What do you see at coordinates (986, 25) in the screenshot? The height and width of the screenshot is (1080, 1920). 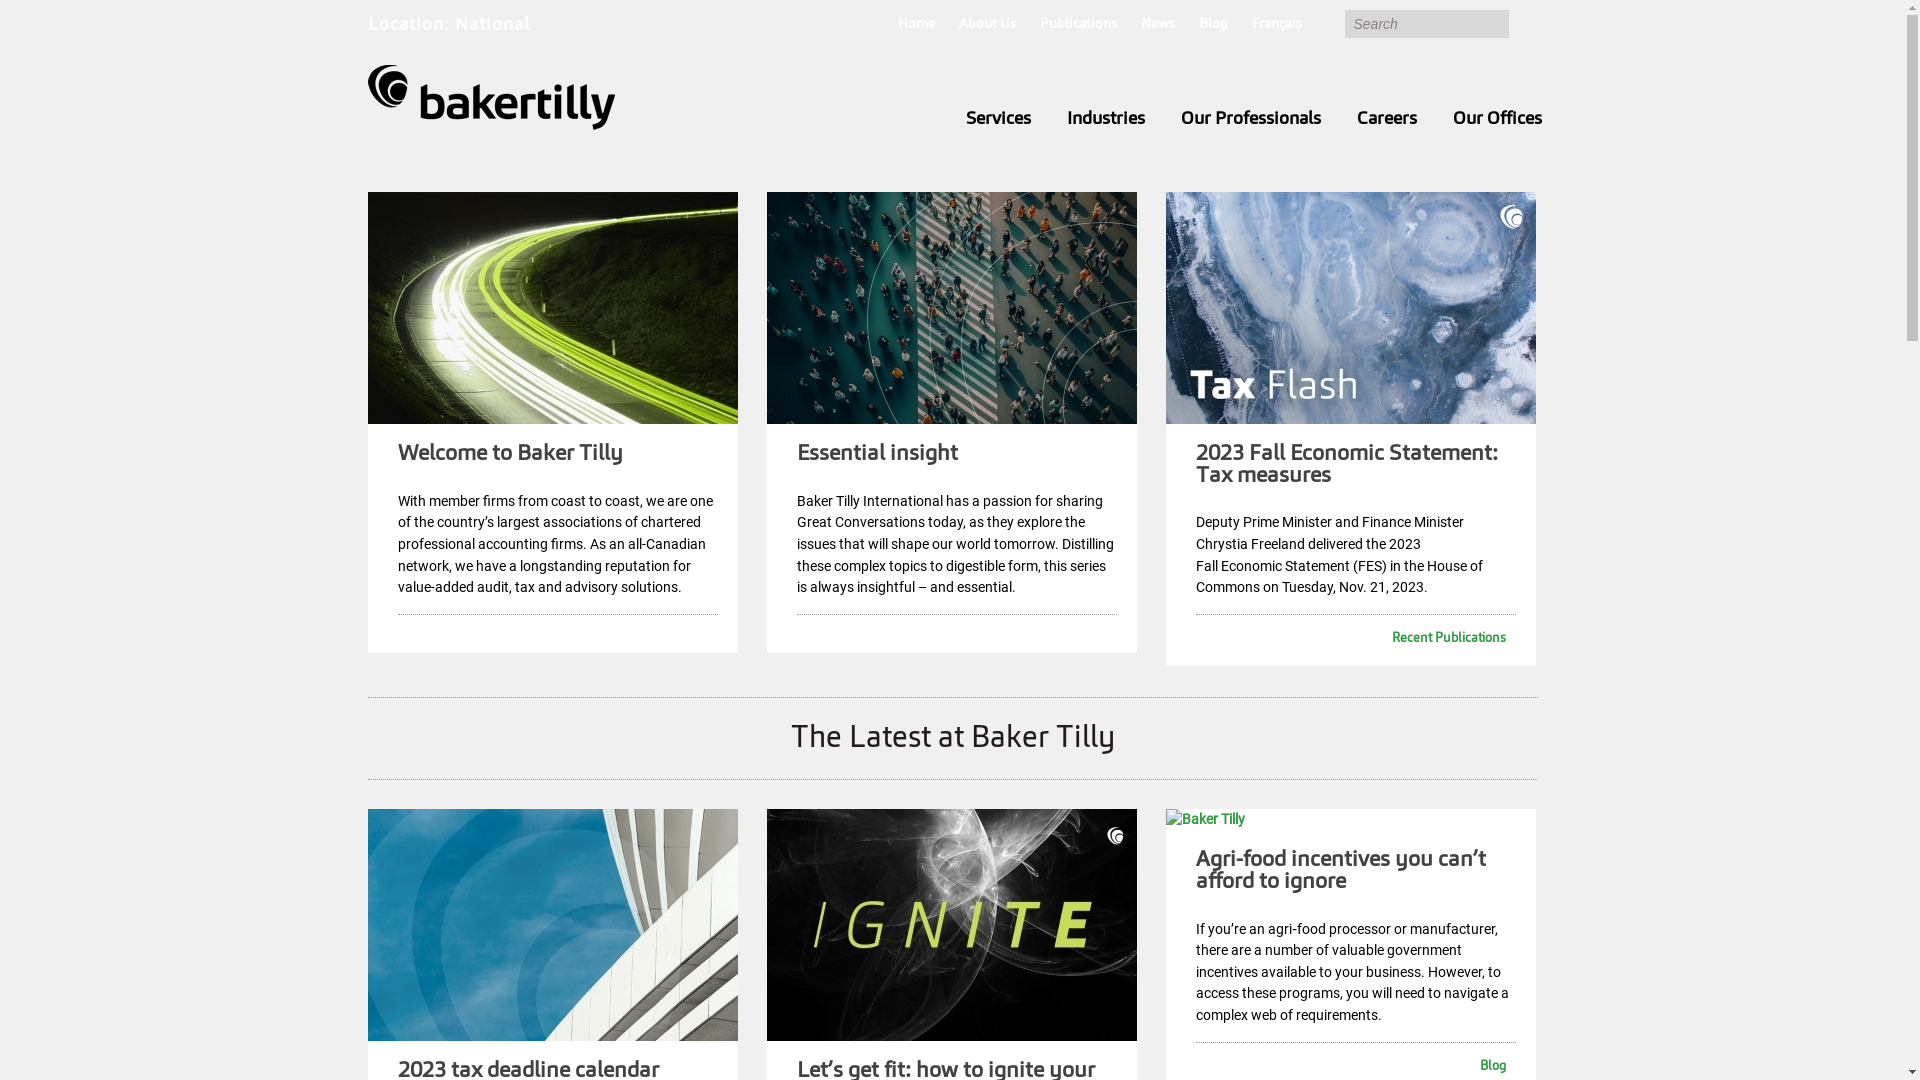 I see `'About Us'` at bounding box center [986, 25].